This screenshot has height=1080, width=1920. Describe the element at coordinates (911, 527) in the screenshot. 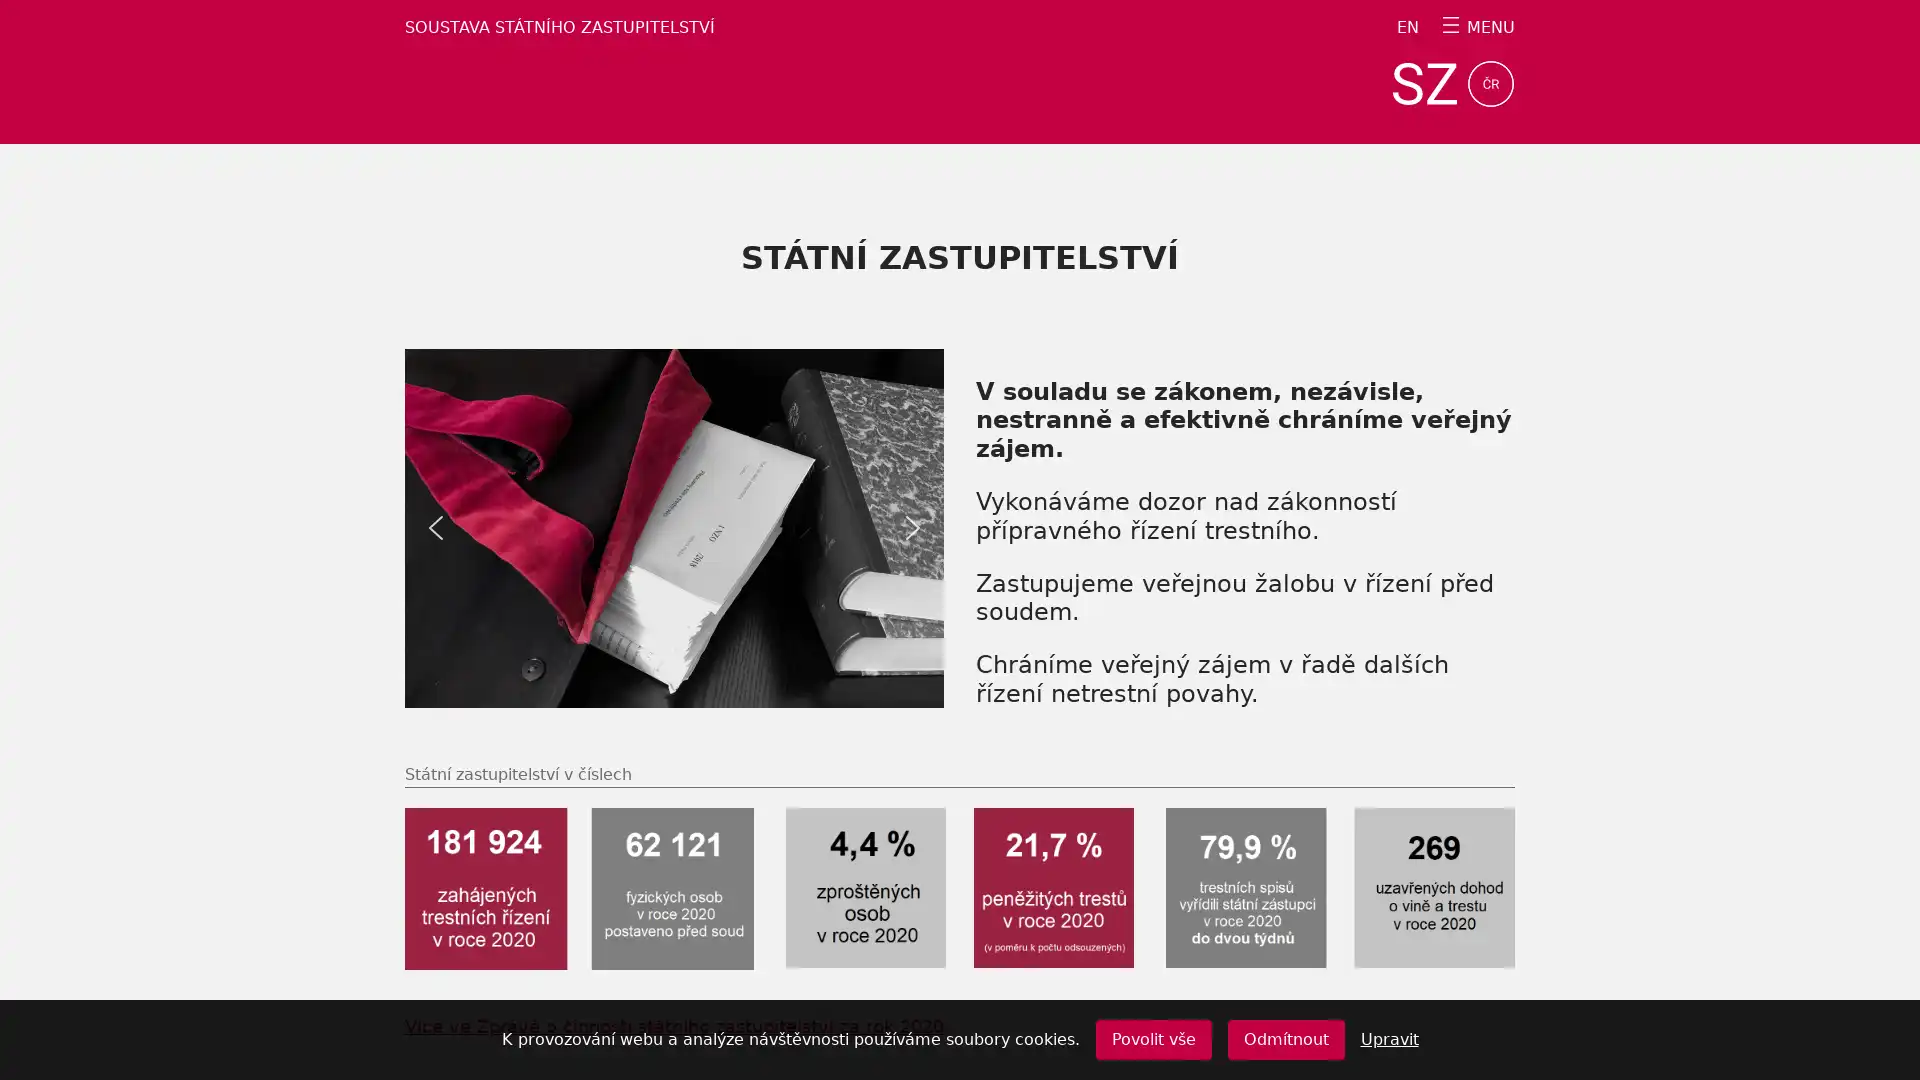

I see `next arrow` at that location.